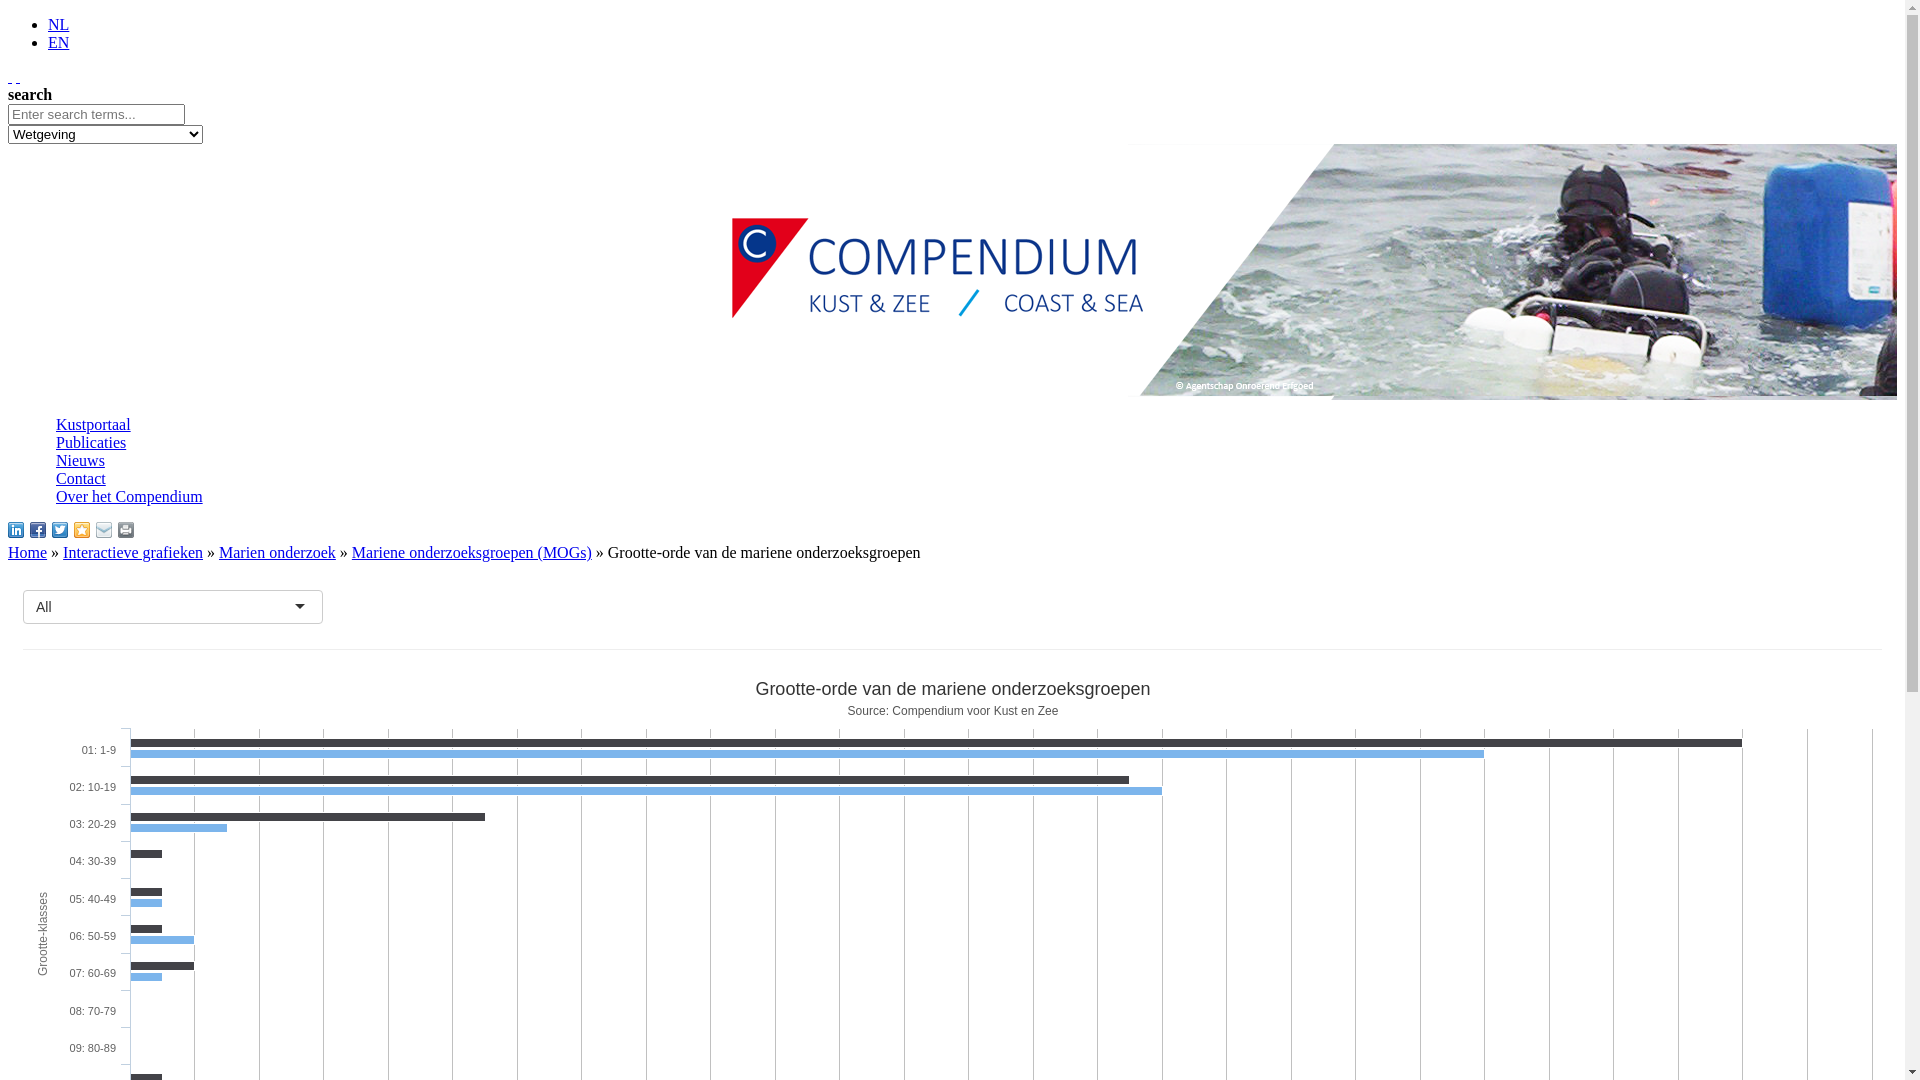 The width and height of the screenshot is (1920, 1080). Describe the element at coordinates (470, 552) in the screenshot. I see `'Mariene onderzoeksgroepen (MOGs)'` at that location.